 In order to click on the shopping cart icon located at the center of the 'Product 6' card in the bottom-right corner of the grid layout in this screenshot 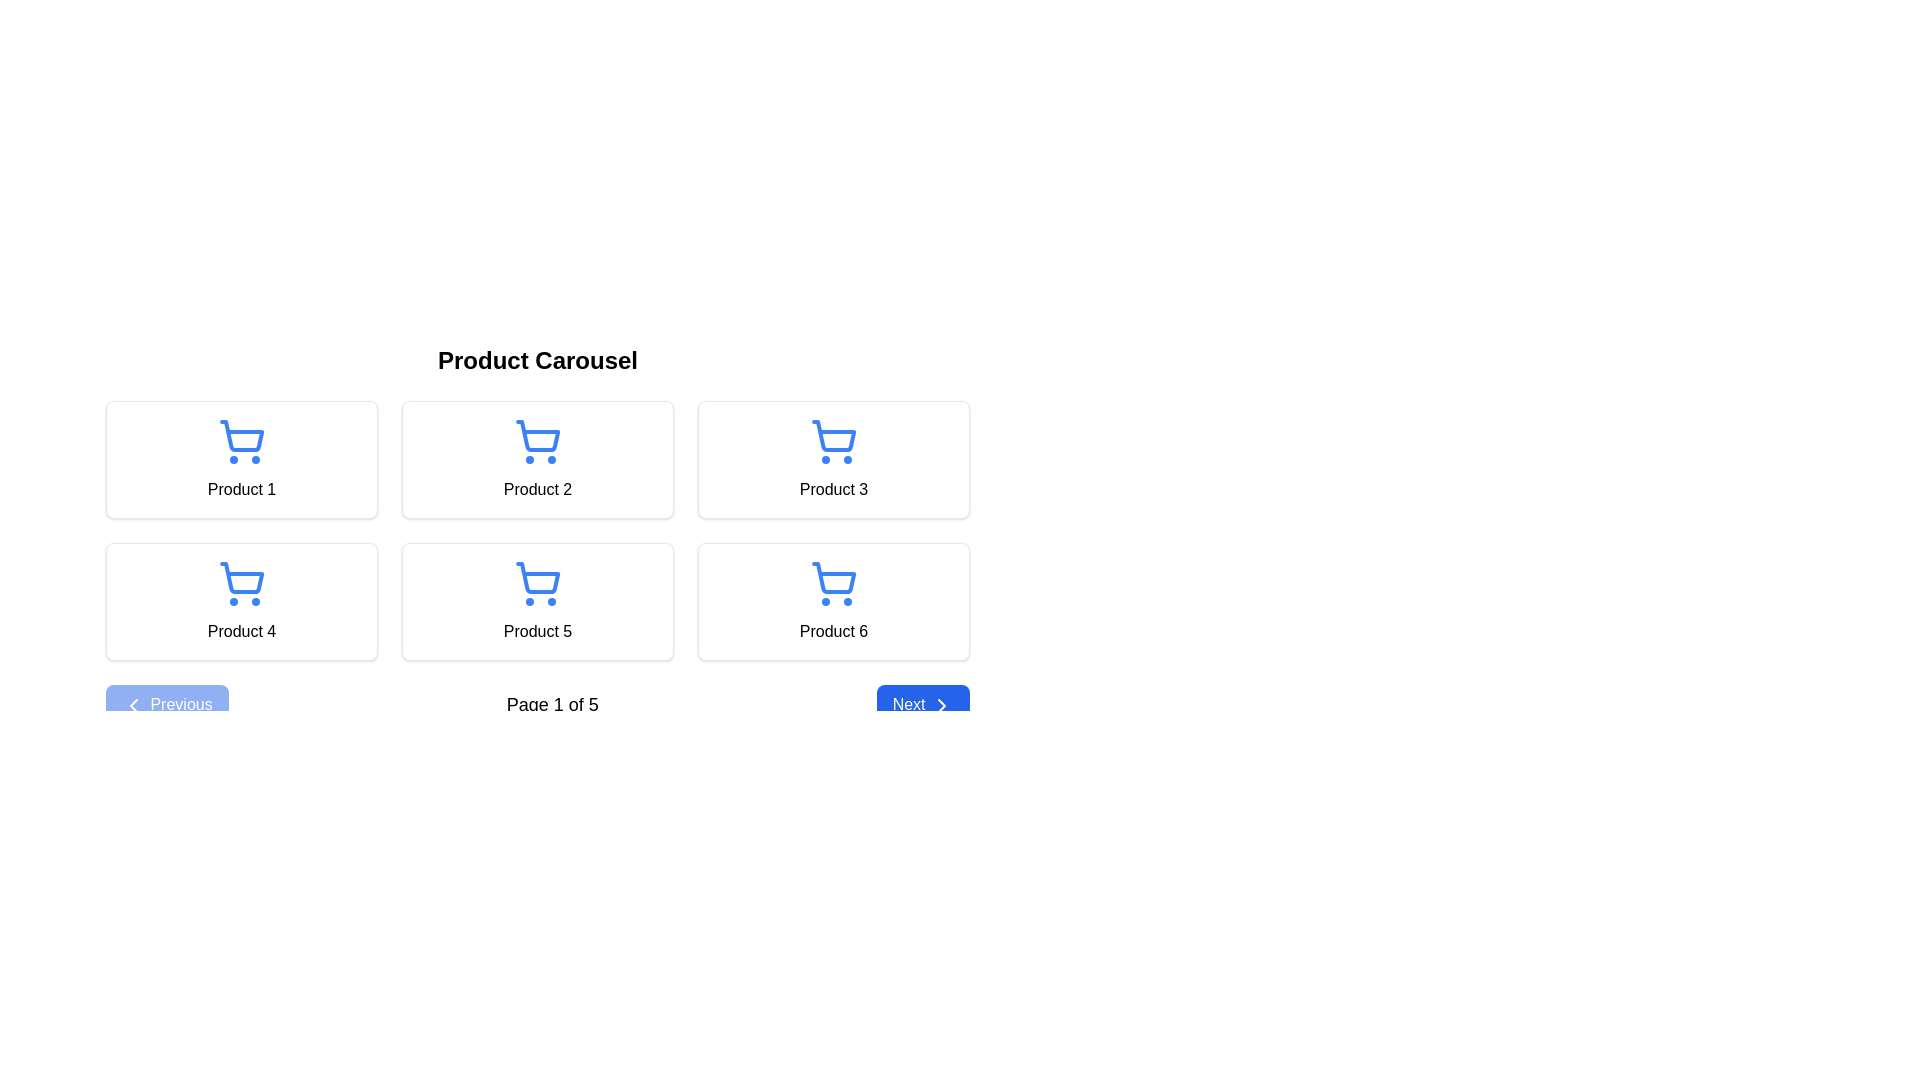, I will do `click(834, 583)`.